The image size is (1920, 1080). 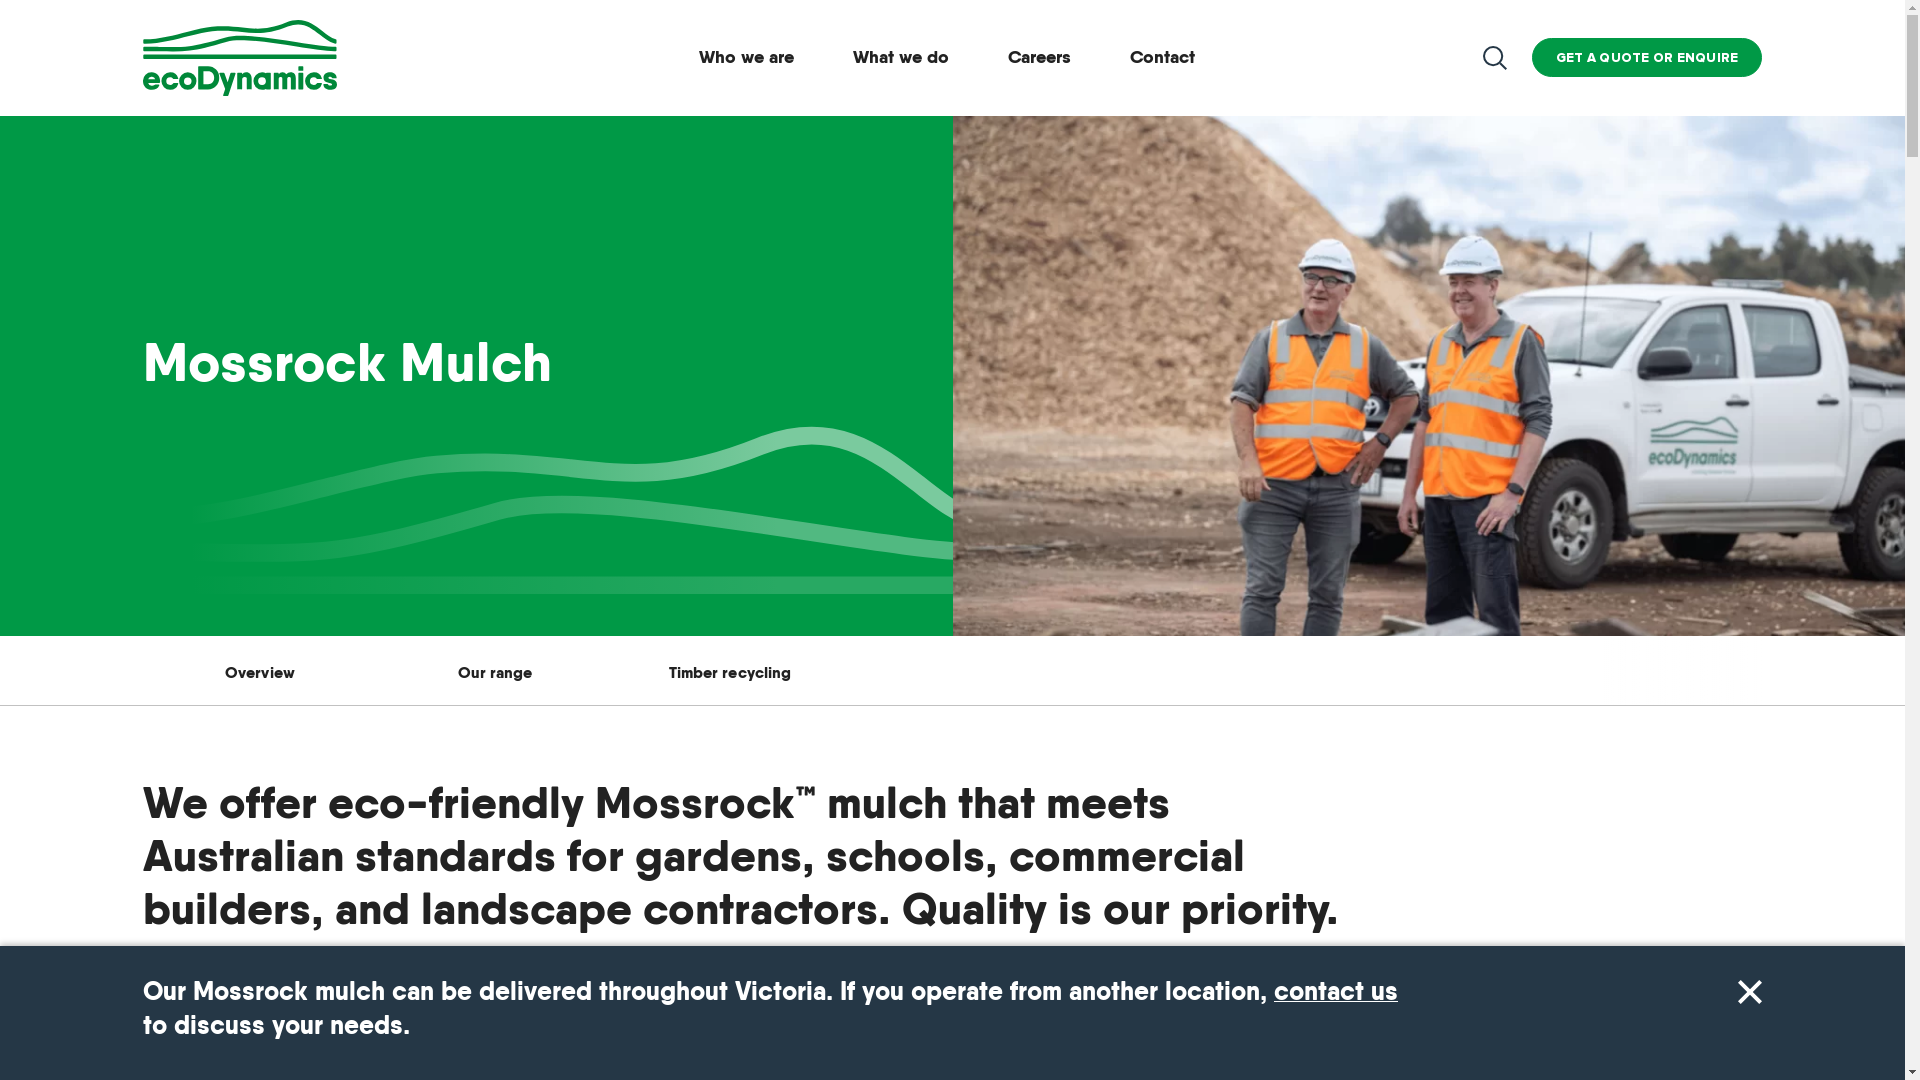 I want to click on 'Timber recycling', so click(x=728, y=671).